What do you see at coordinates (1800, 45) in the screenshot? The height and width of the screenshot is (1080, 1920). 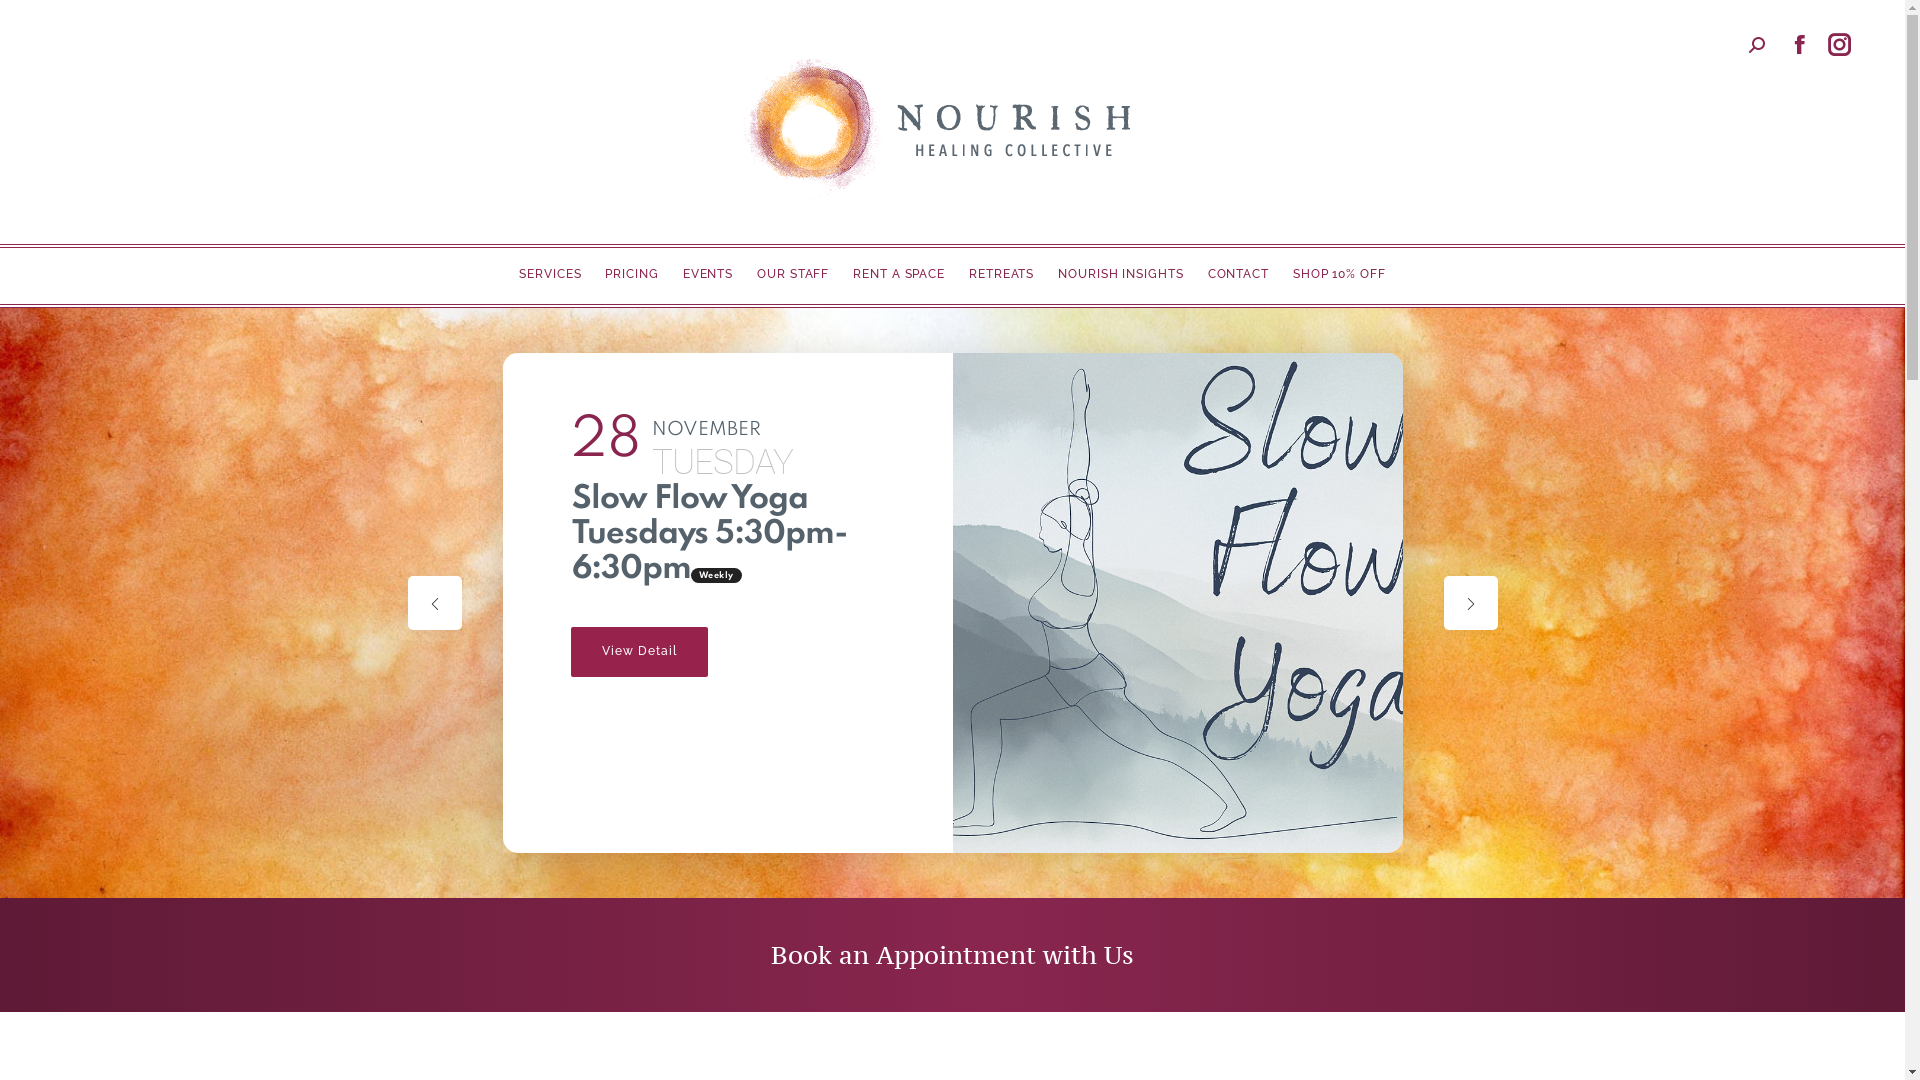 I see `'Facebook page opens in new window'` at bounding box center [1800, 45].